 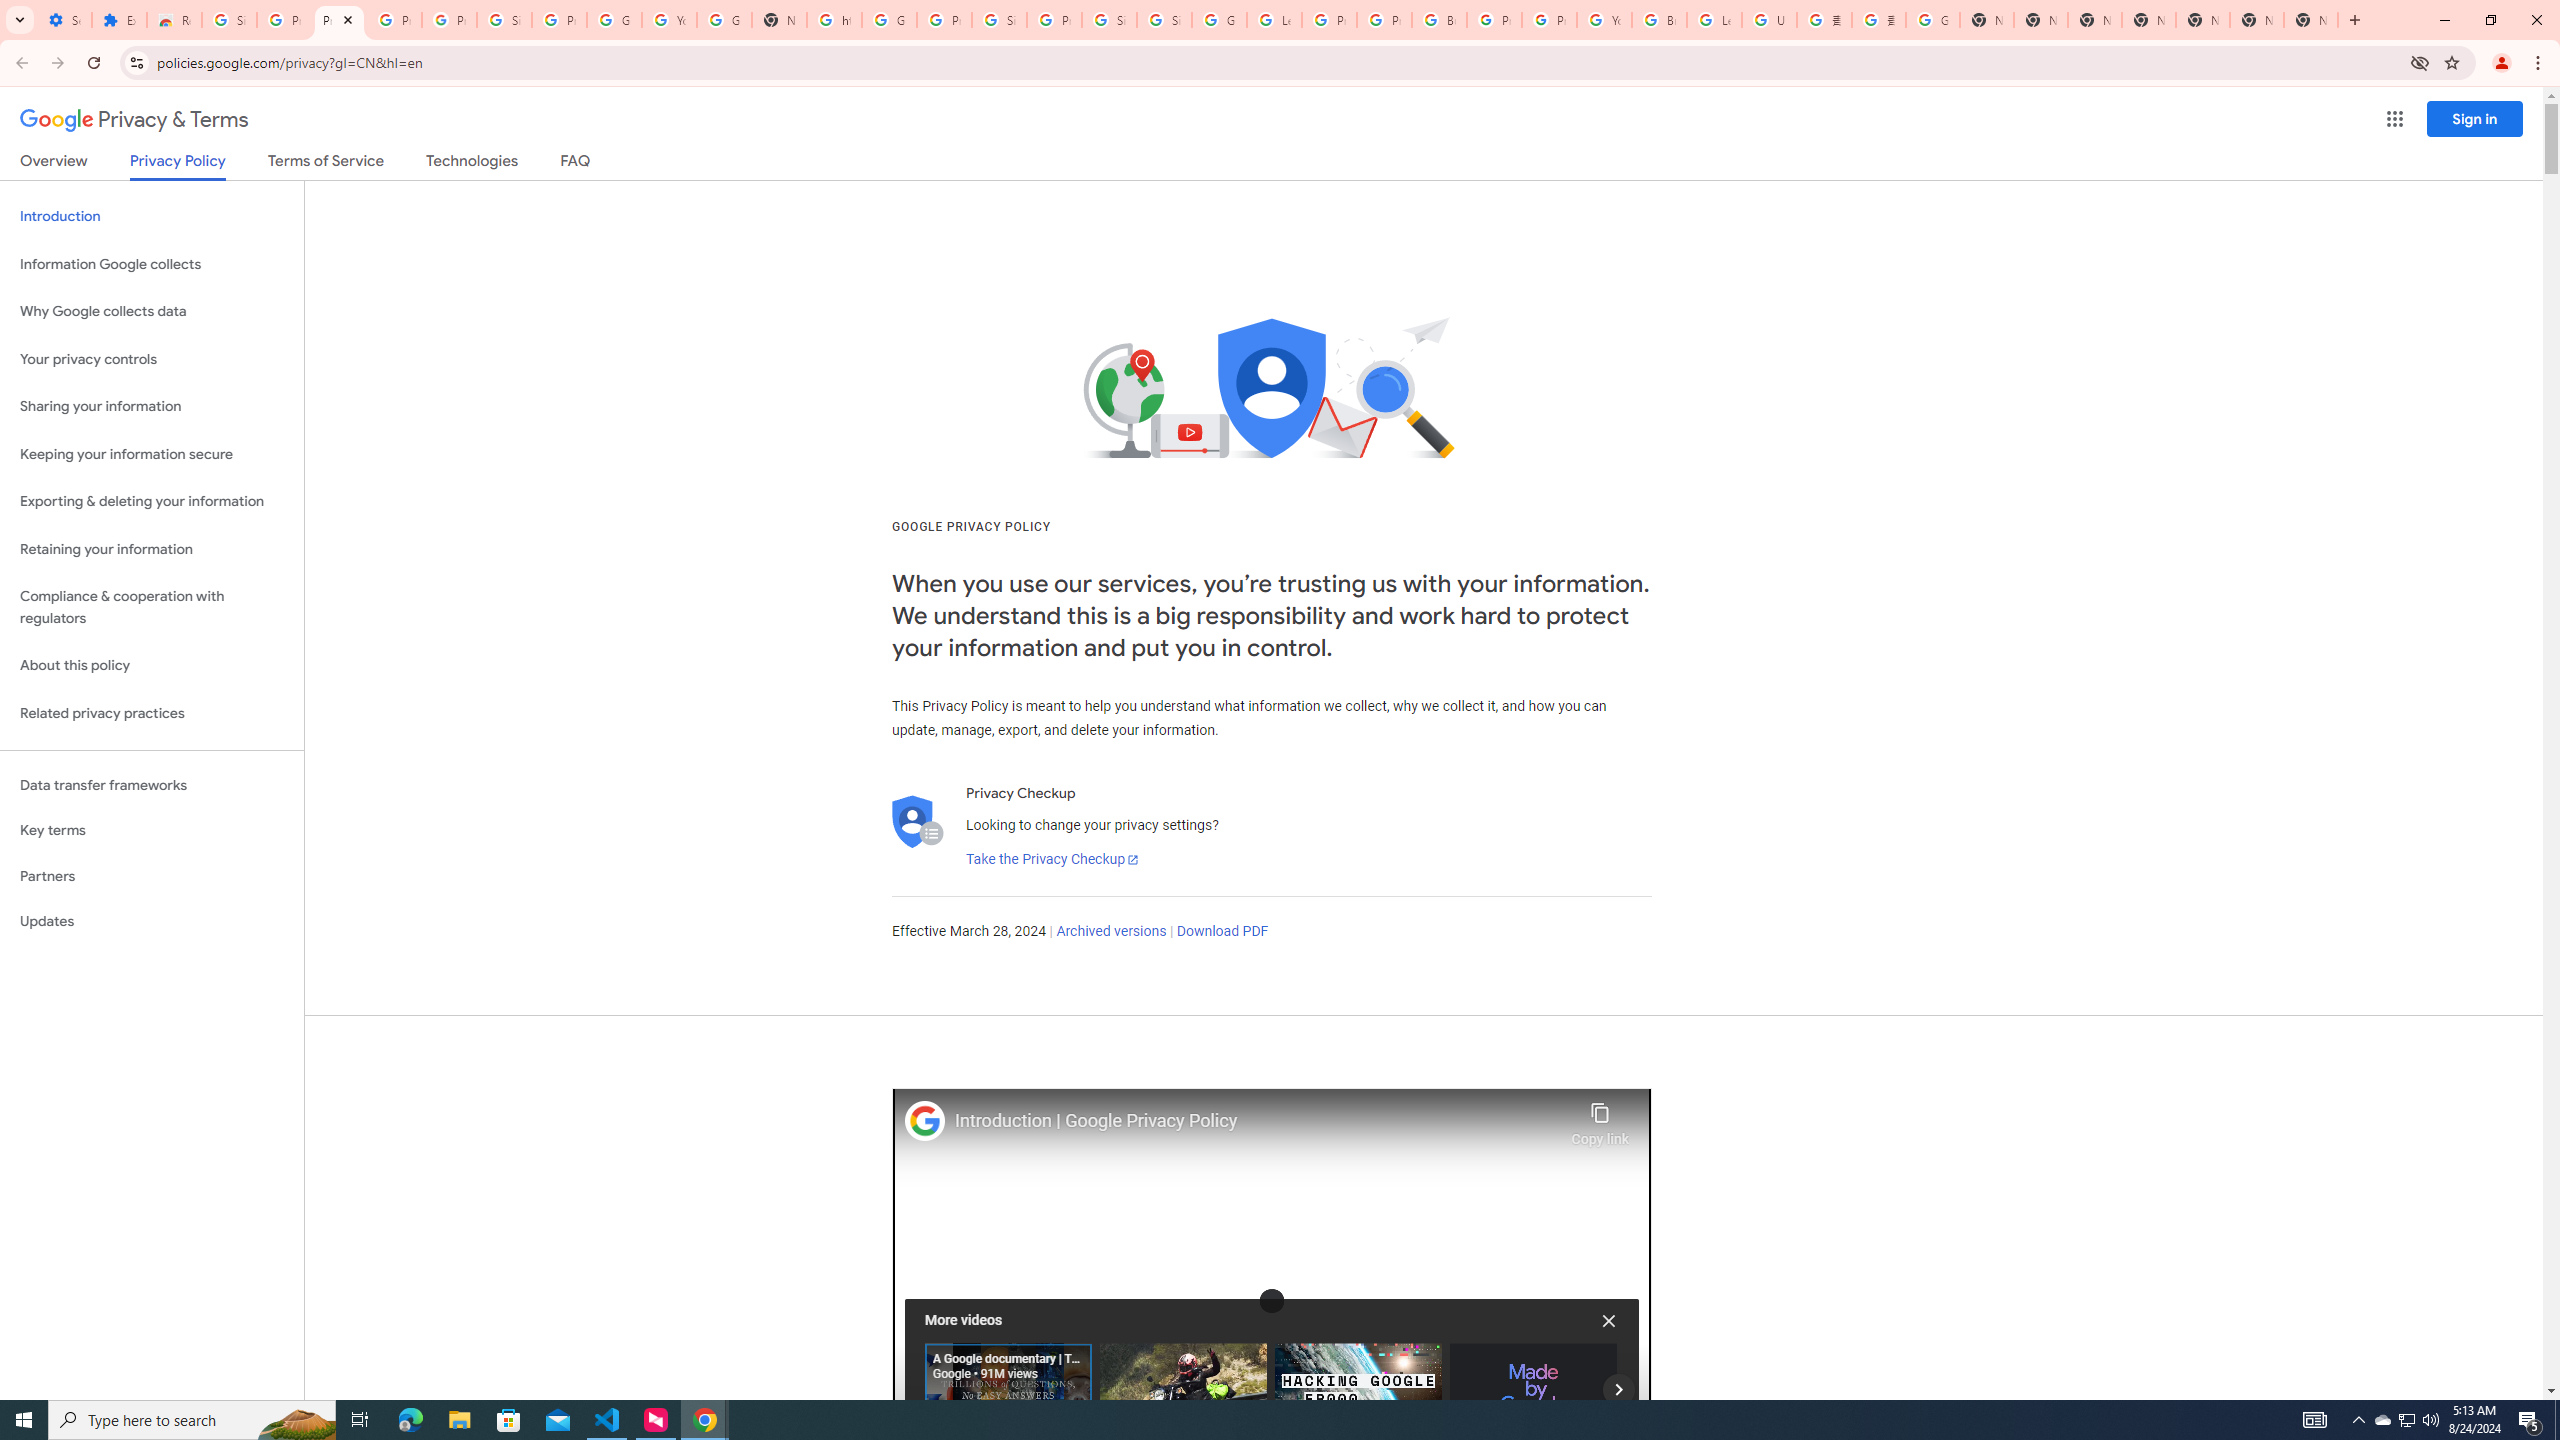 What do you see at coordinates (151, 785) in the screenshot?
I see `'Data transfer frameworks'` at bounding box center [151, 785].